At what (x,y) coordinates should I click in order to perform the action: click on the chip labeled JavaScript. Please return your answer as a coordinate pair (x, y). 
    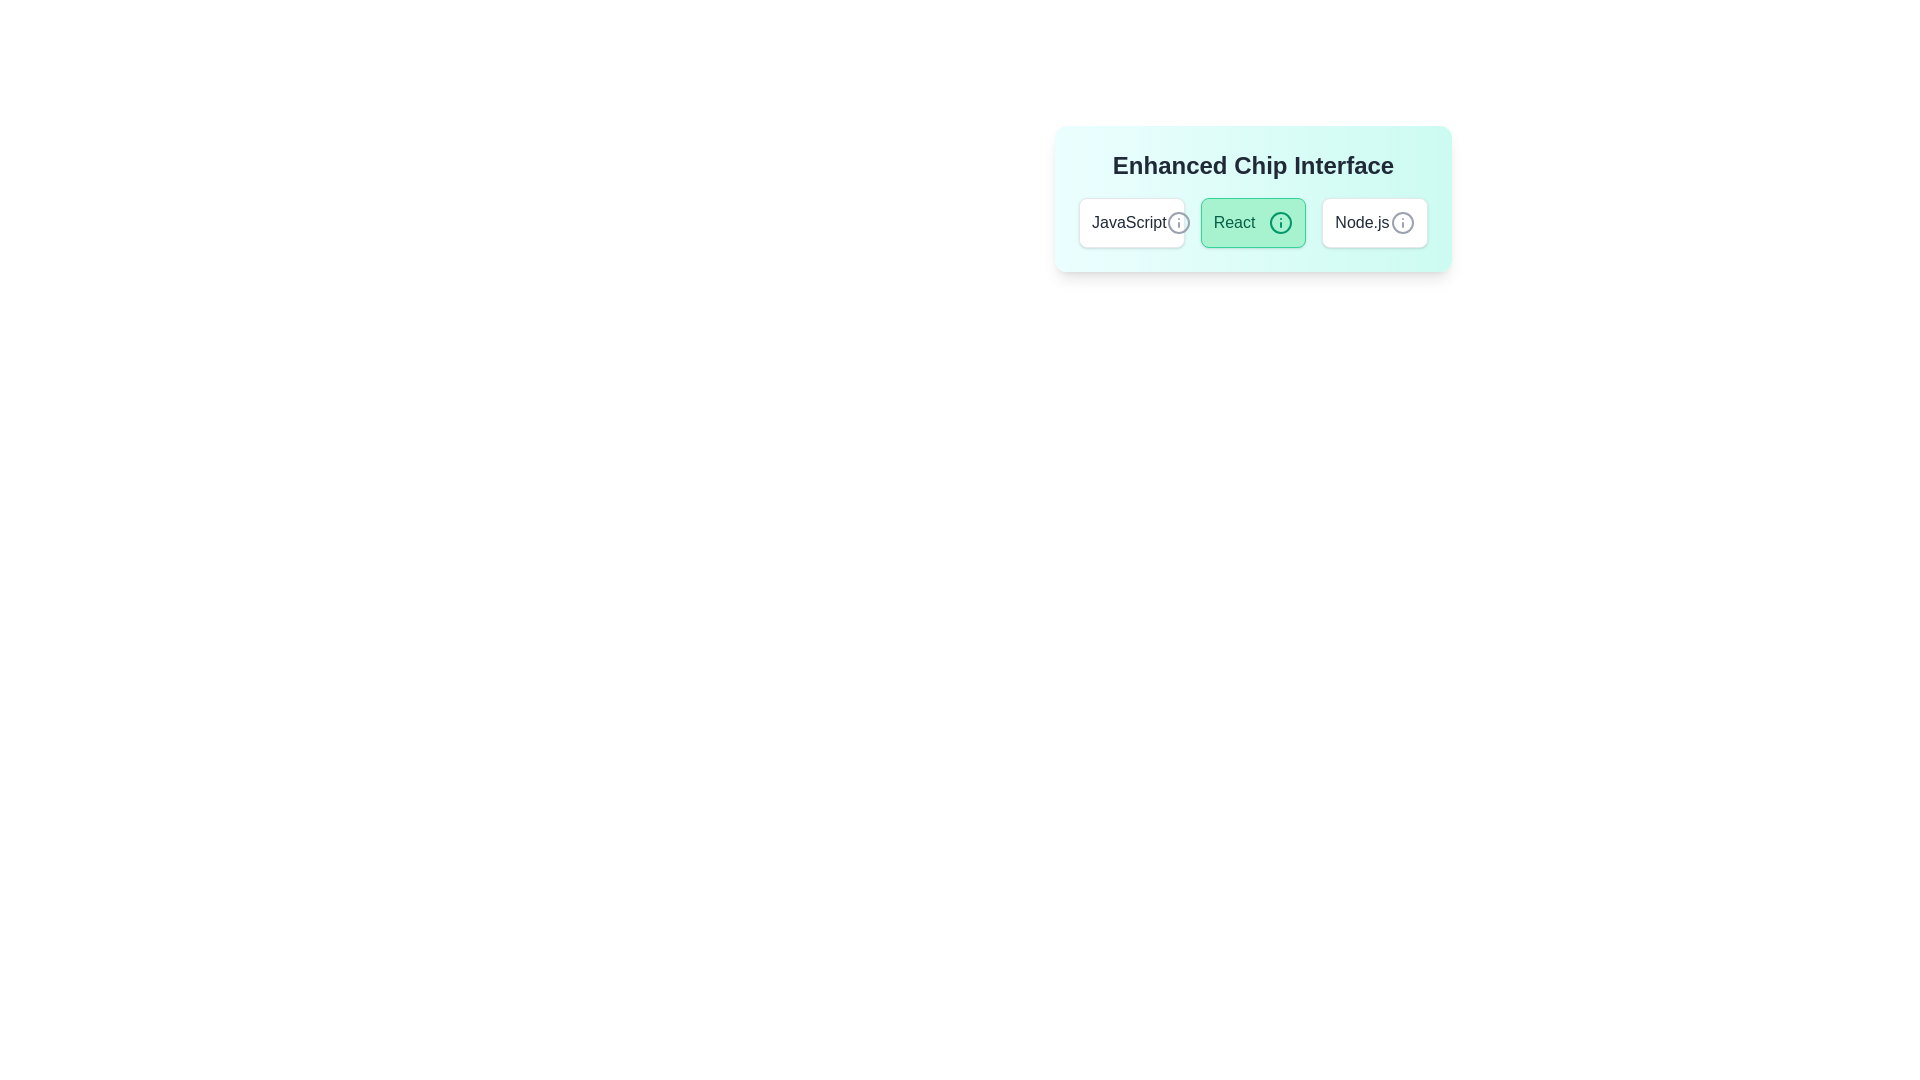
    Looking at the image, I should click on (1131, 223).